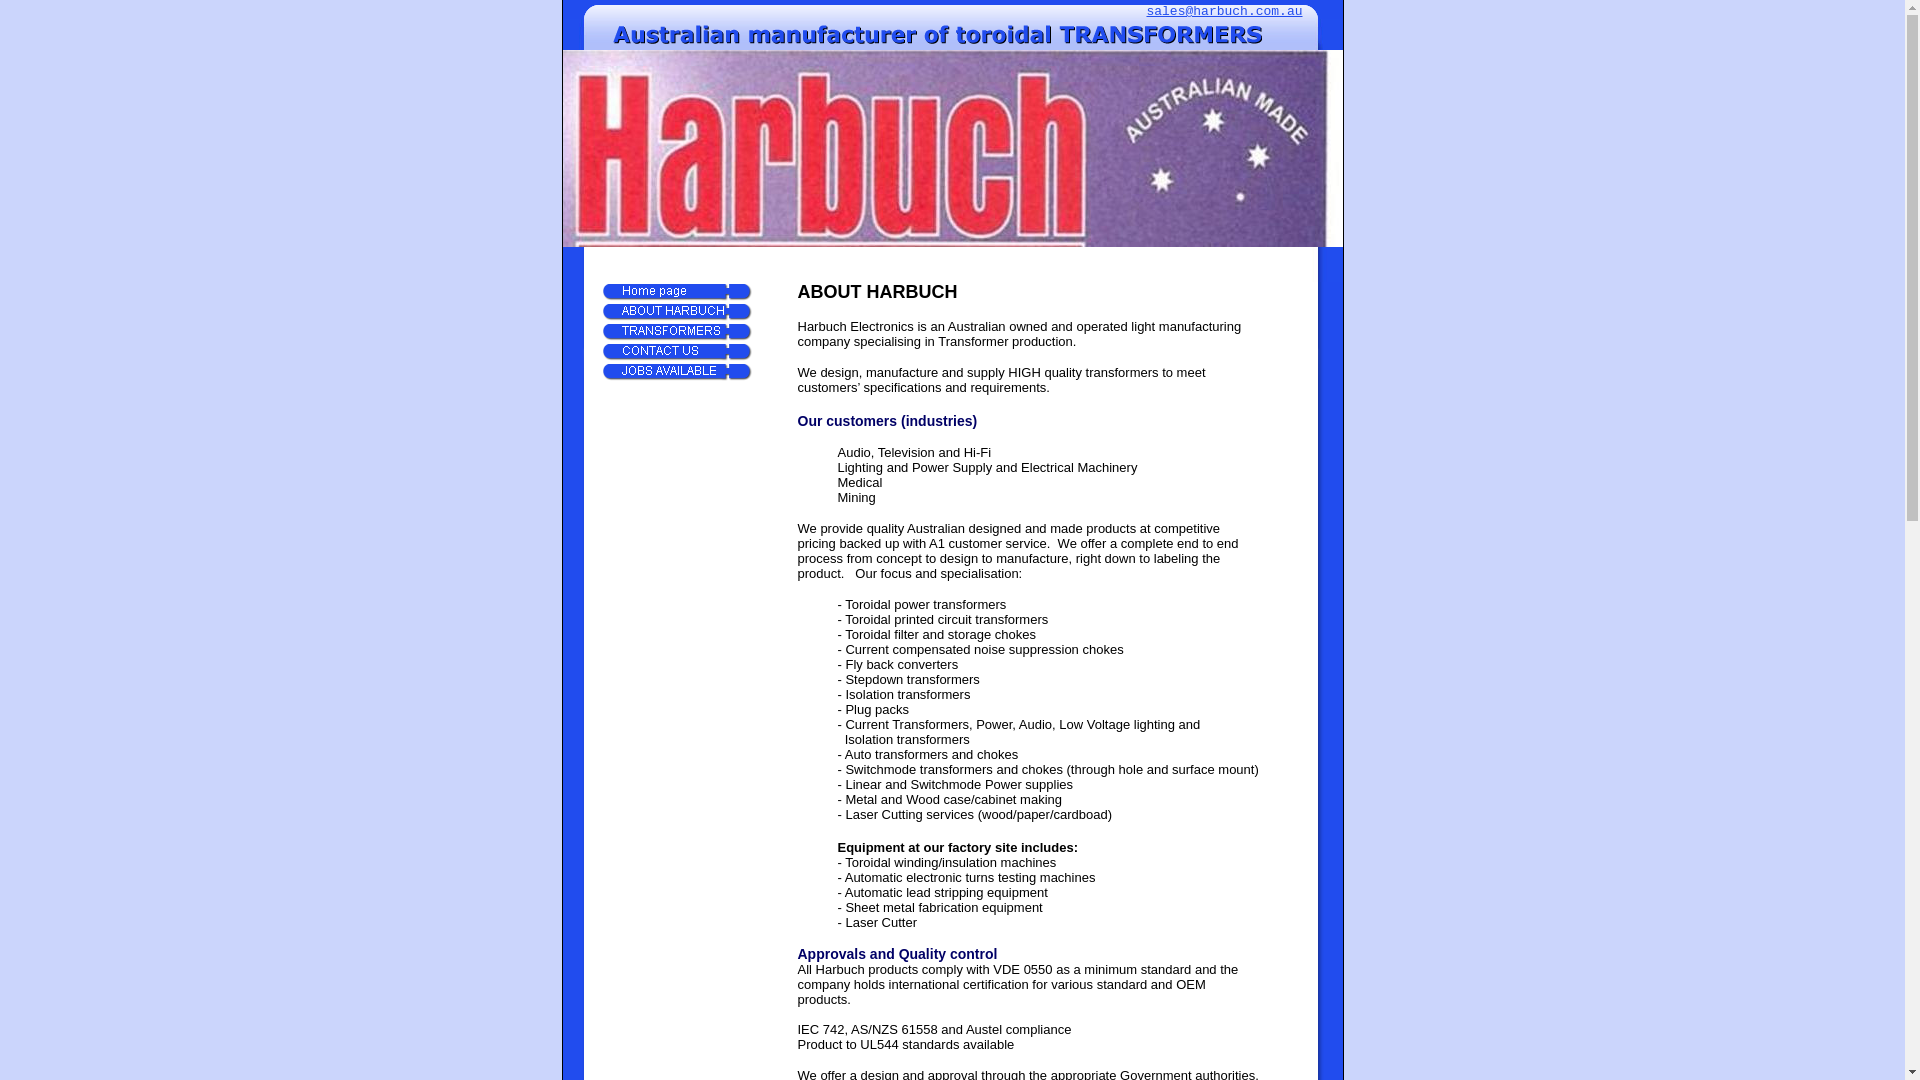 This screenshot has width=1920, height=1080. I want to click on 'Home', so click(676, 292).